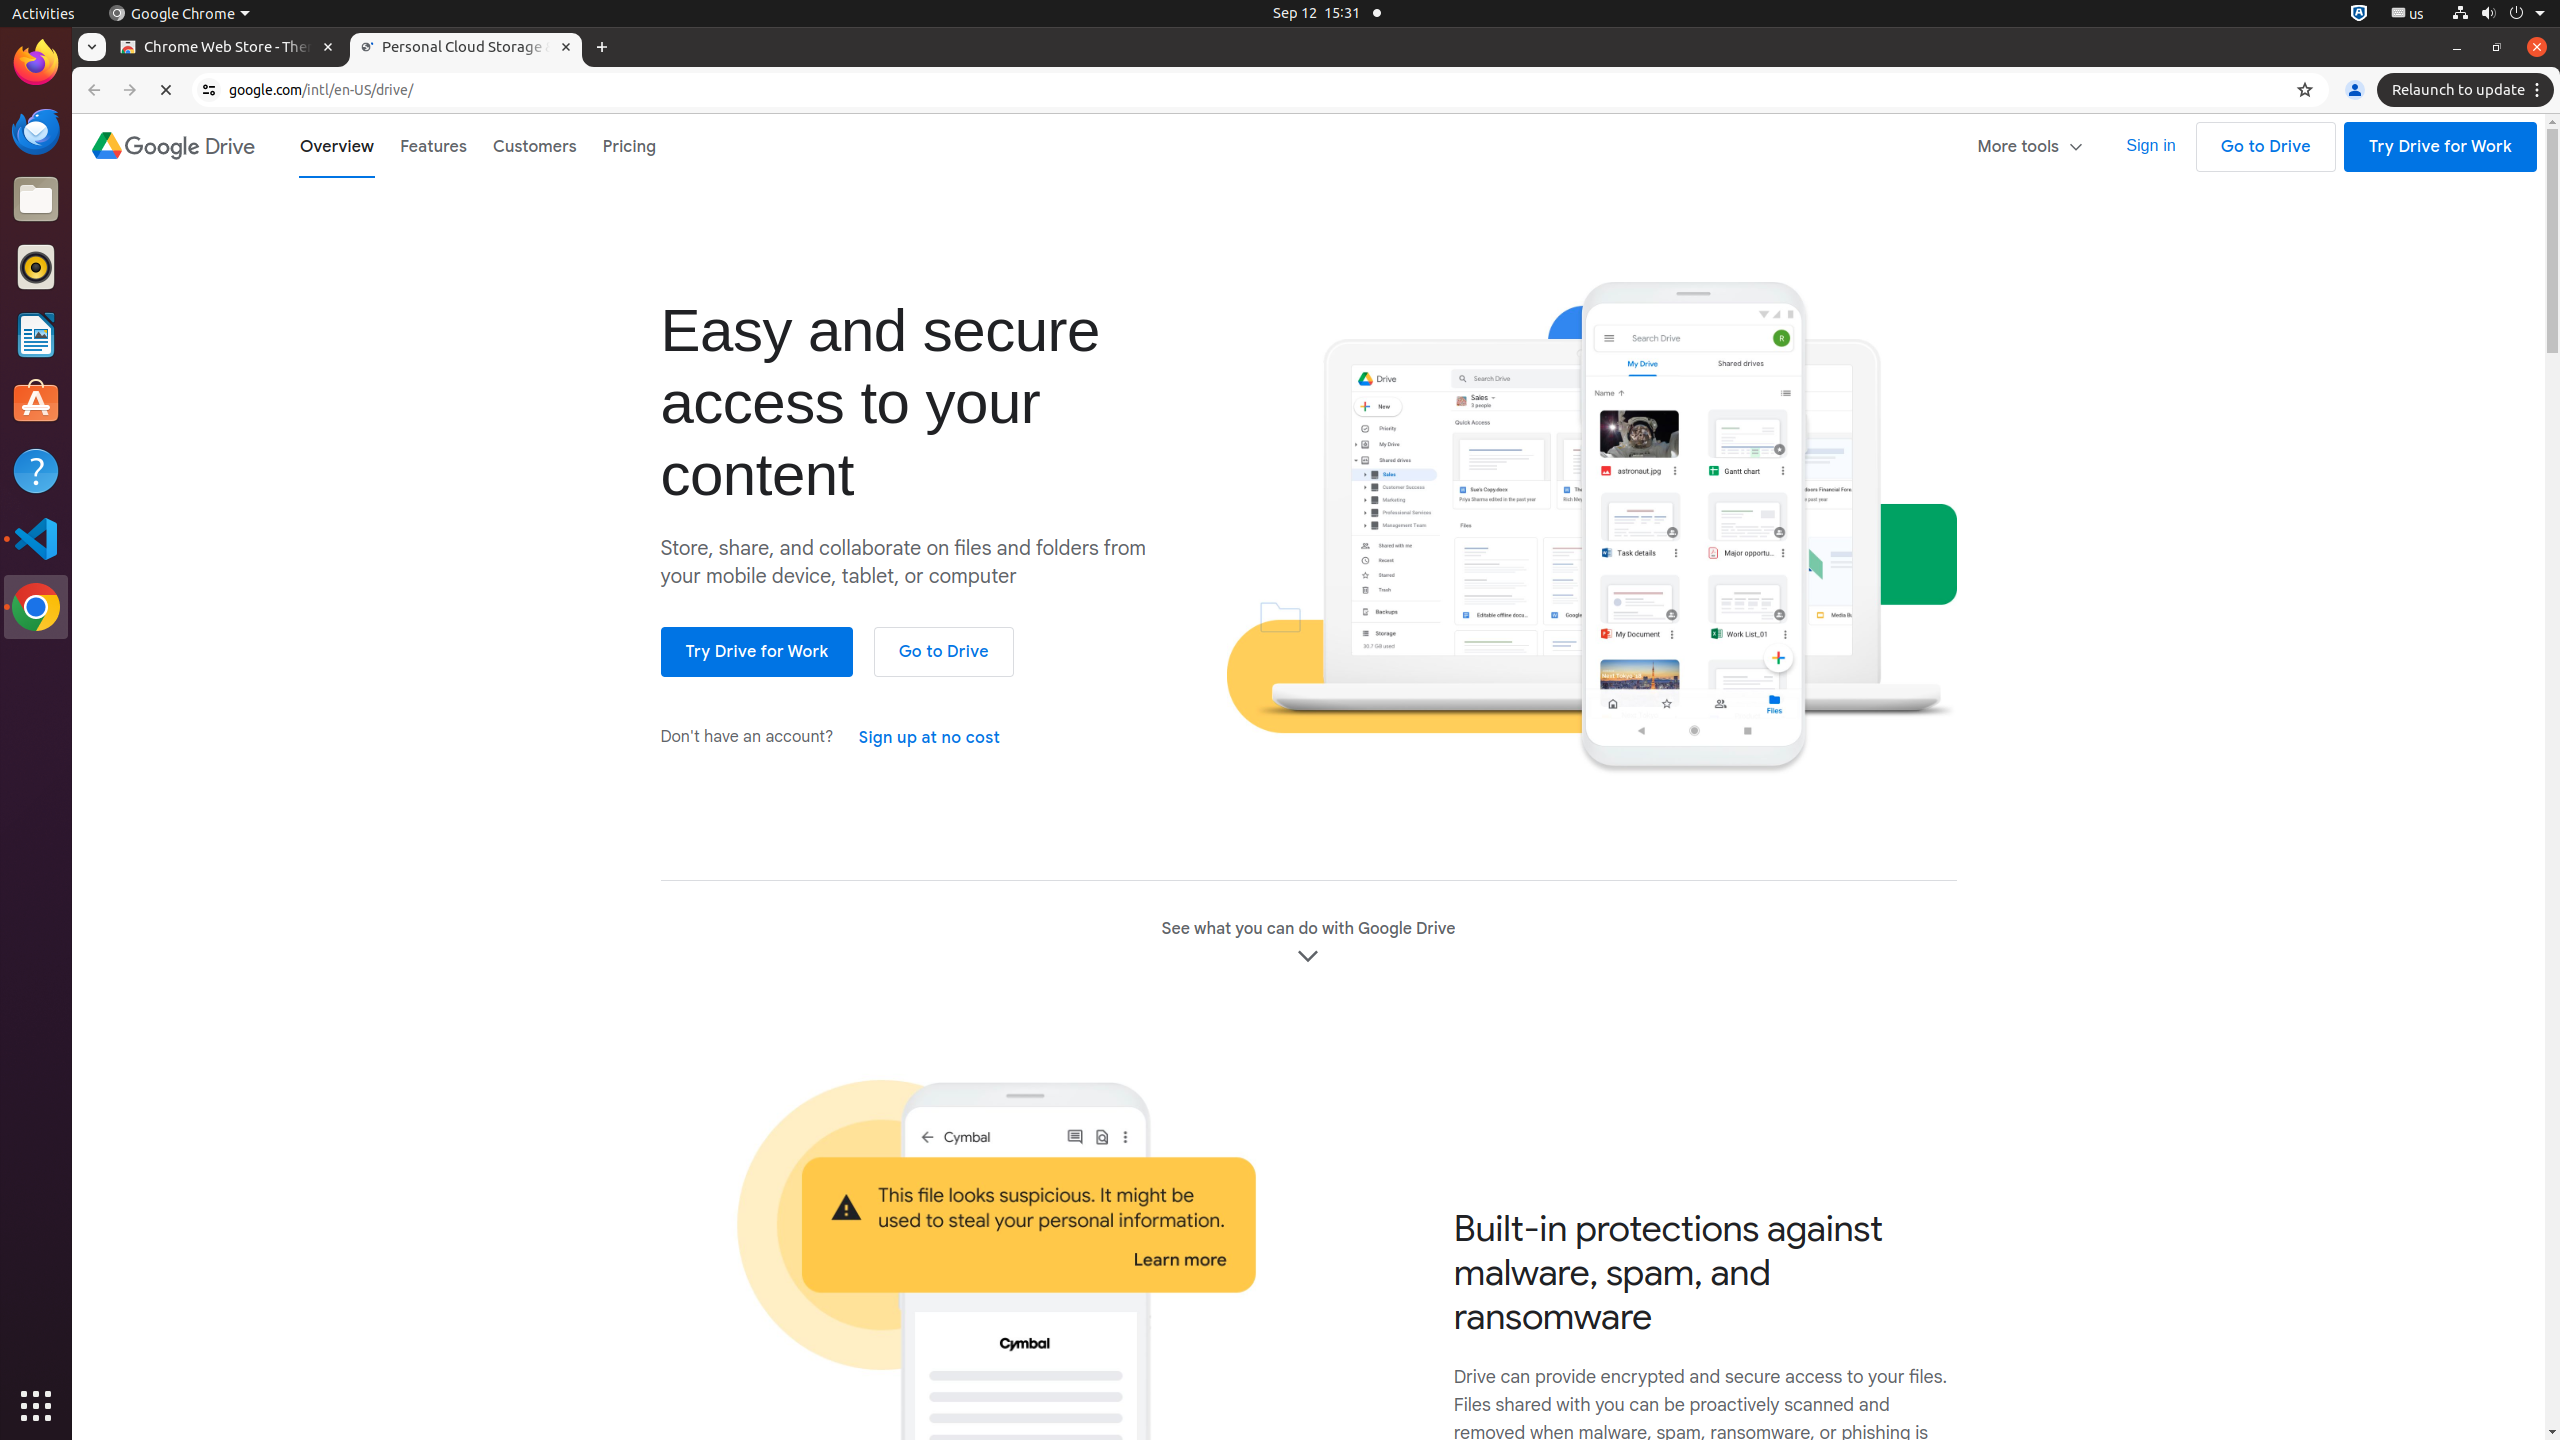  I want to click on 'You', so click(2353, 89).